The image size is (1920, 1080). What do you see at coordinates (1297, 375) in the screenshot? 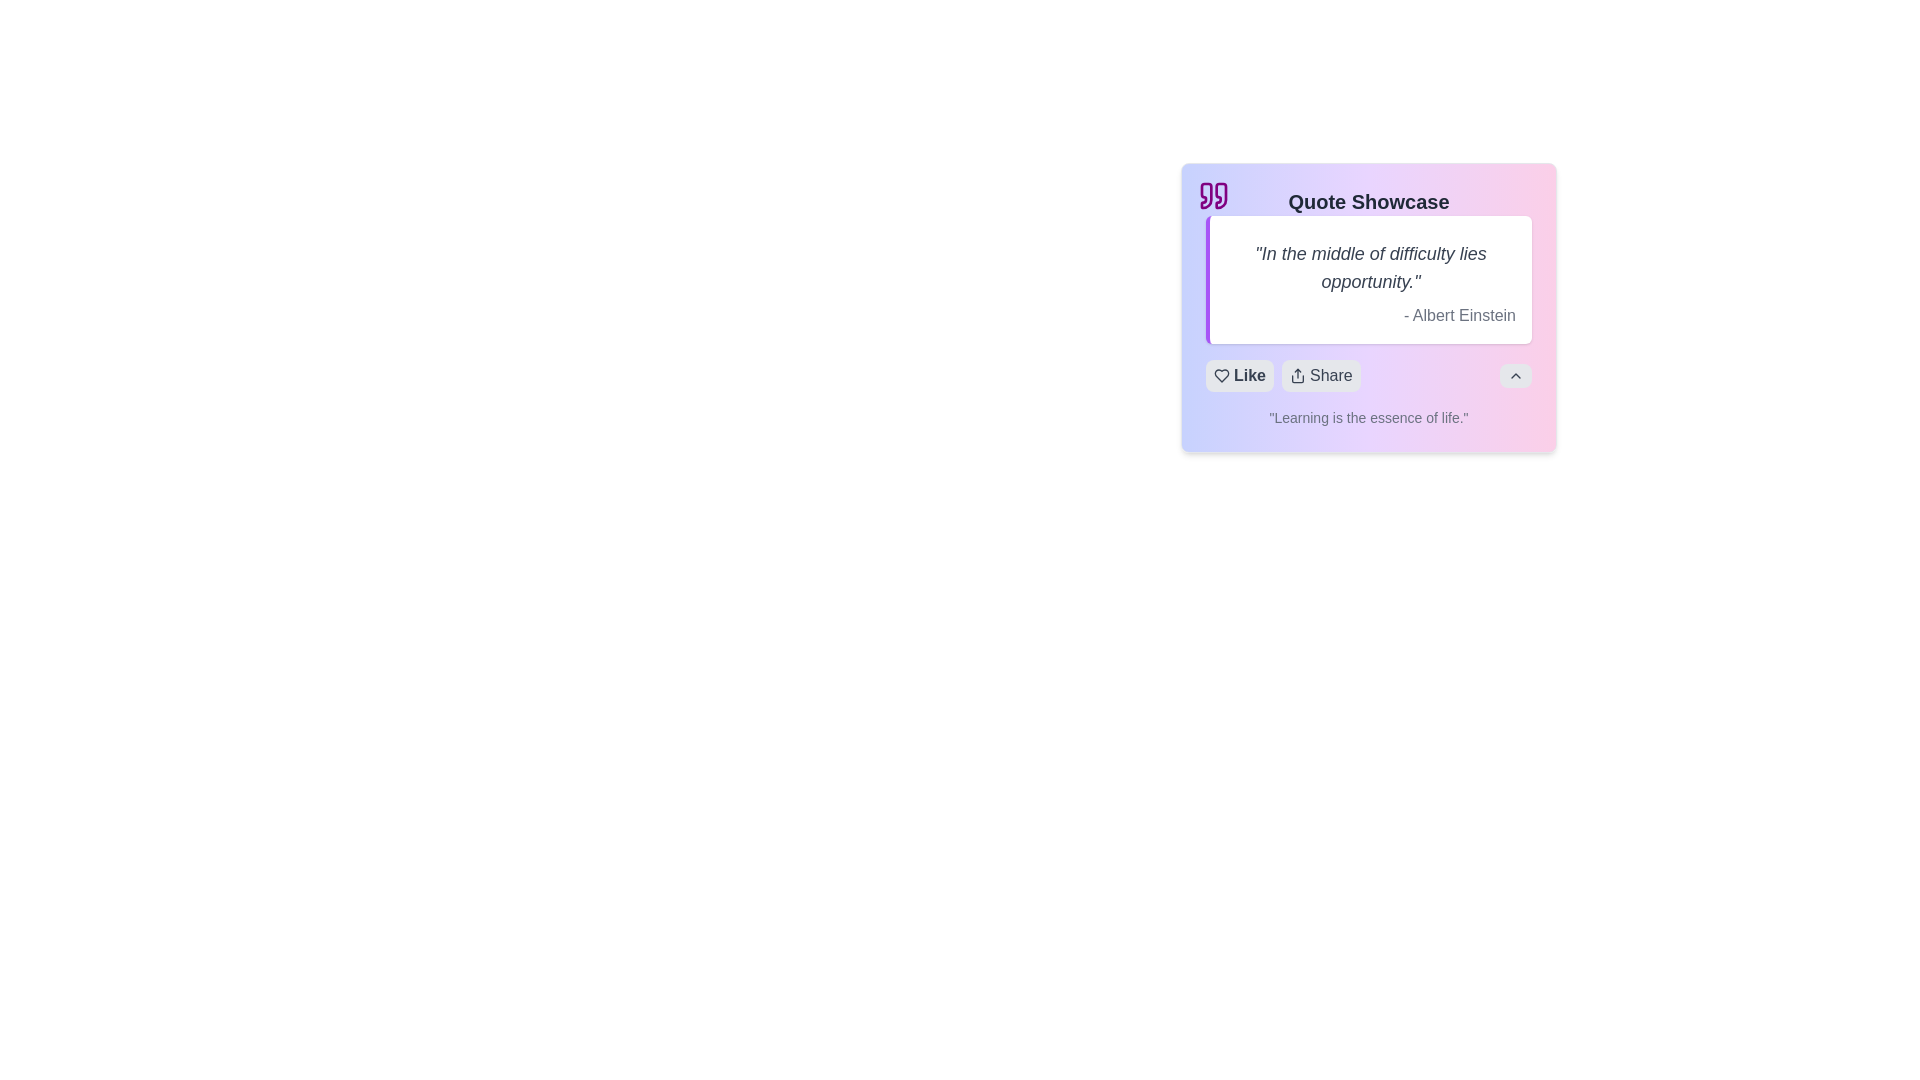
I see `the sharing icon located` at bounding box center [1297, 375].